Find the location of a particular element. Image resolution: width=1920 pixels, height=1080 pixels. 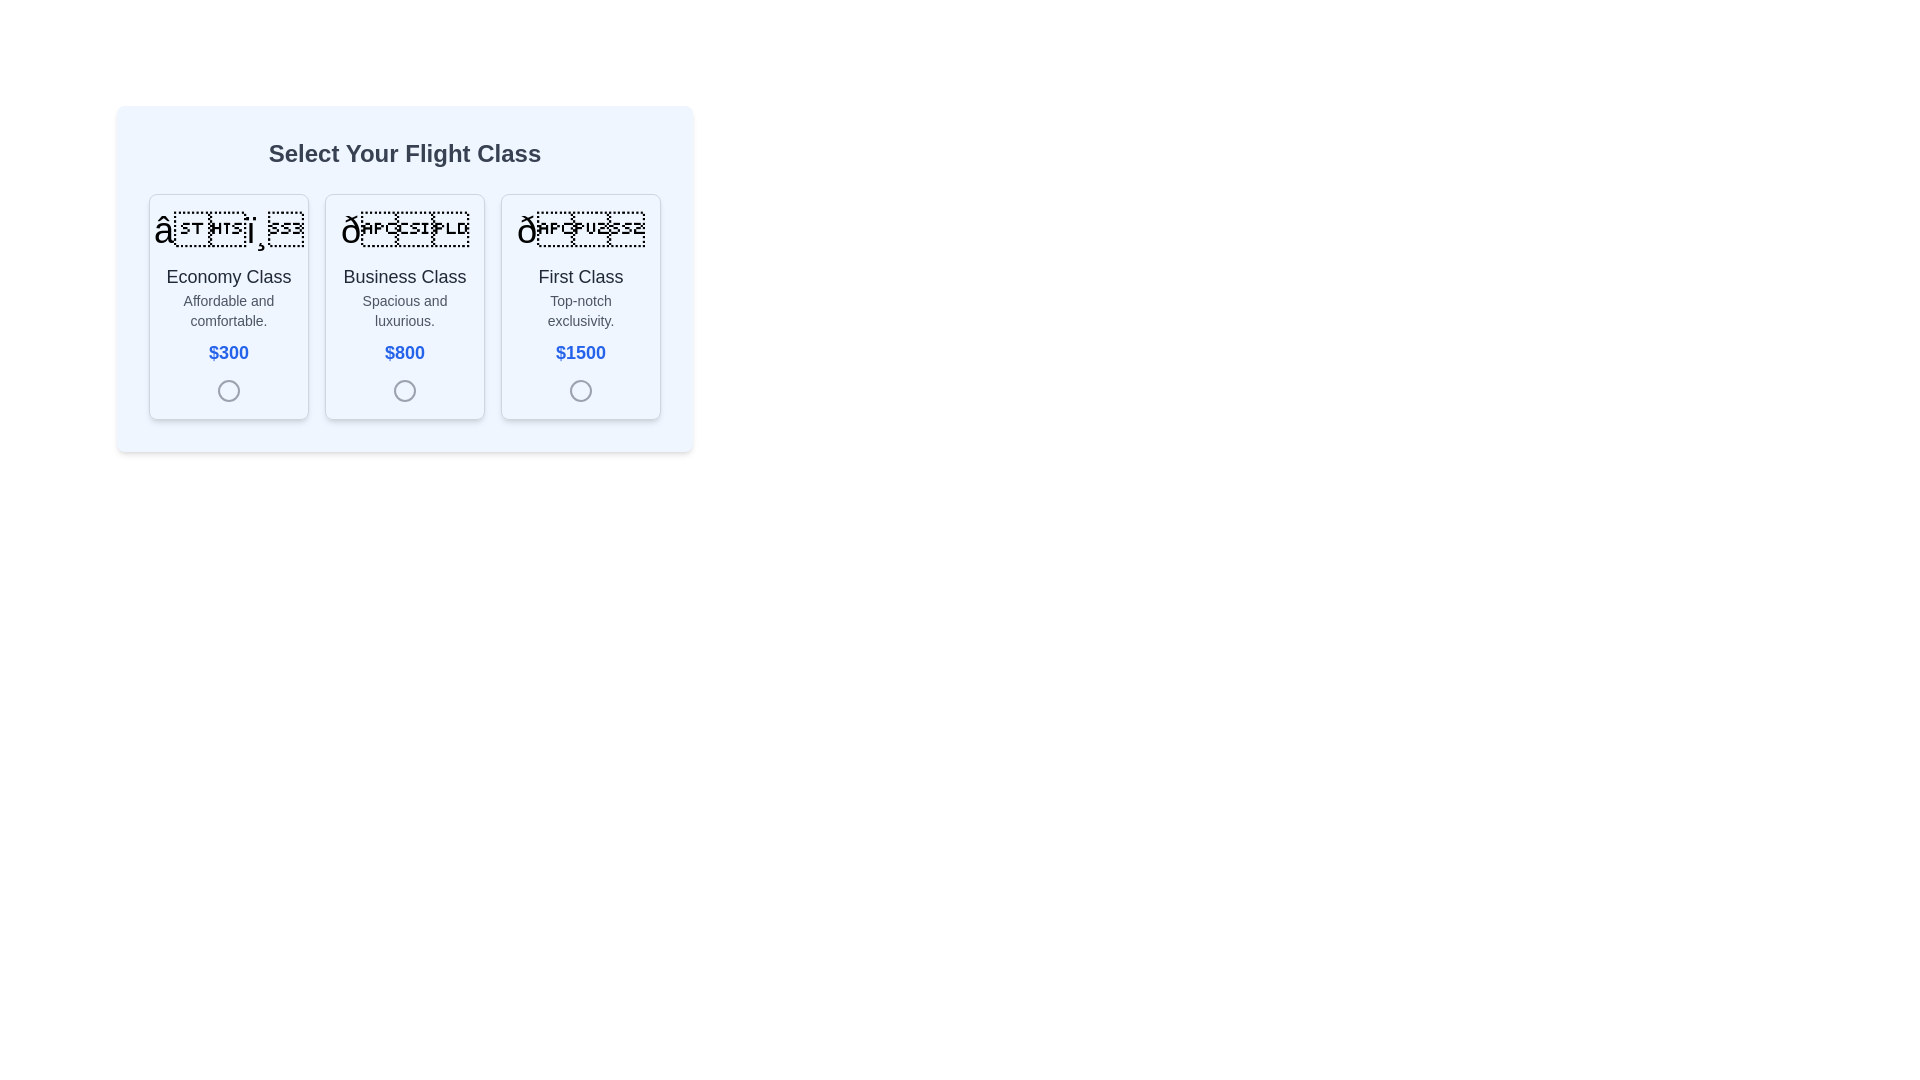

the Text Label displaying the price of the 'First Class' option, located in the 'First Class' section of the selection card layout, below 'Top-notch exclusivity.' is located at coordinates (579, 352).